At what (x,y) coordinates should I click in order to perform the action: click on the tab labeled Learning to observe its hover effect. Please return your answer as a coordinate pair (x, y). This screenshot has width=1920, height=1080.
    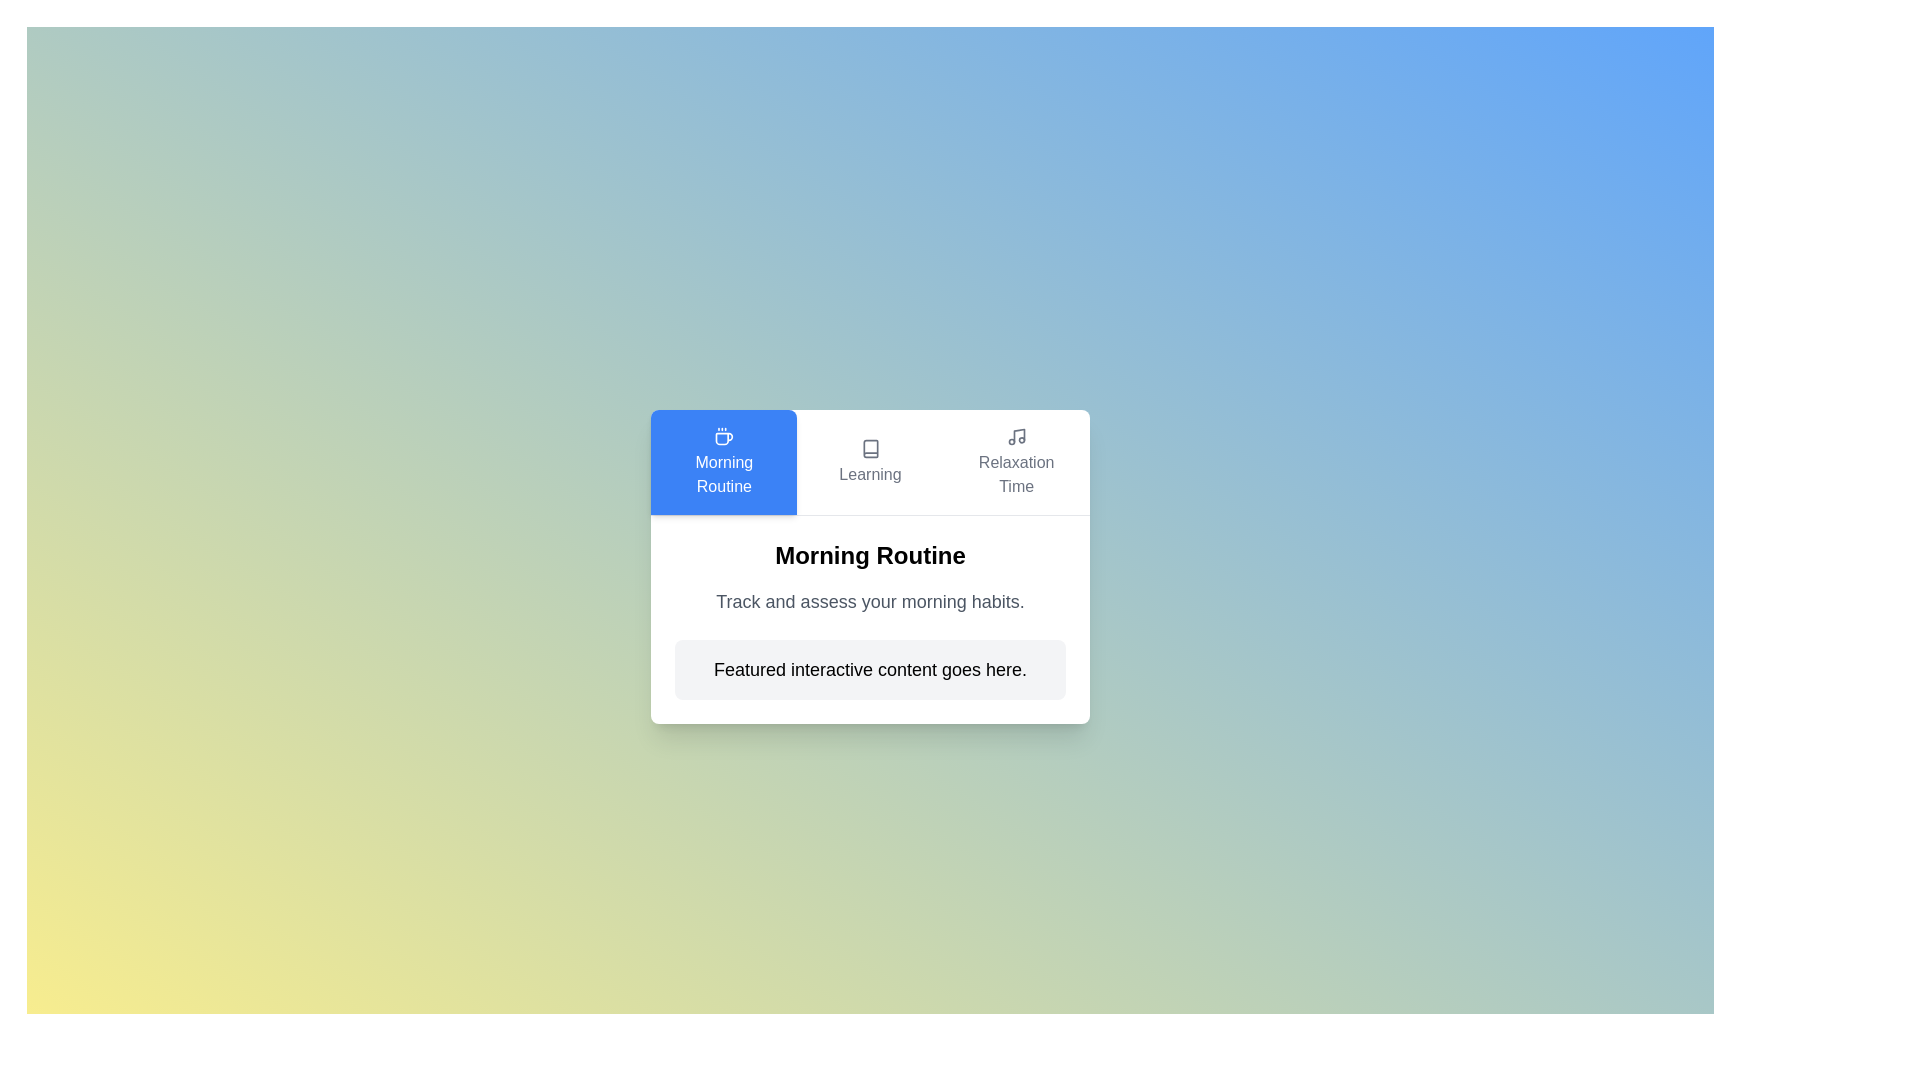
    Looking at the image, I should click on (870, 462).